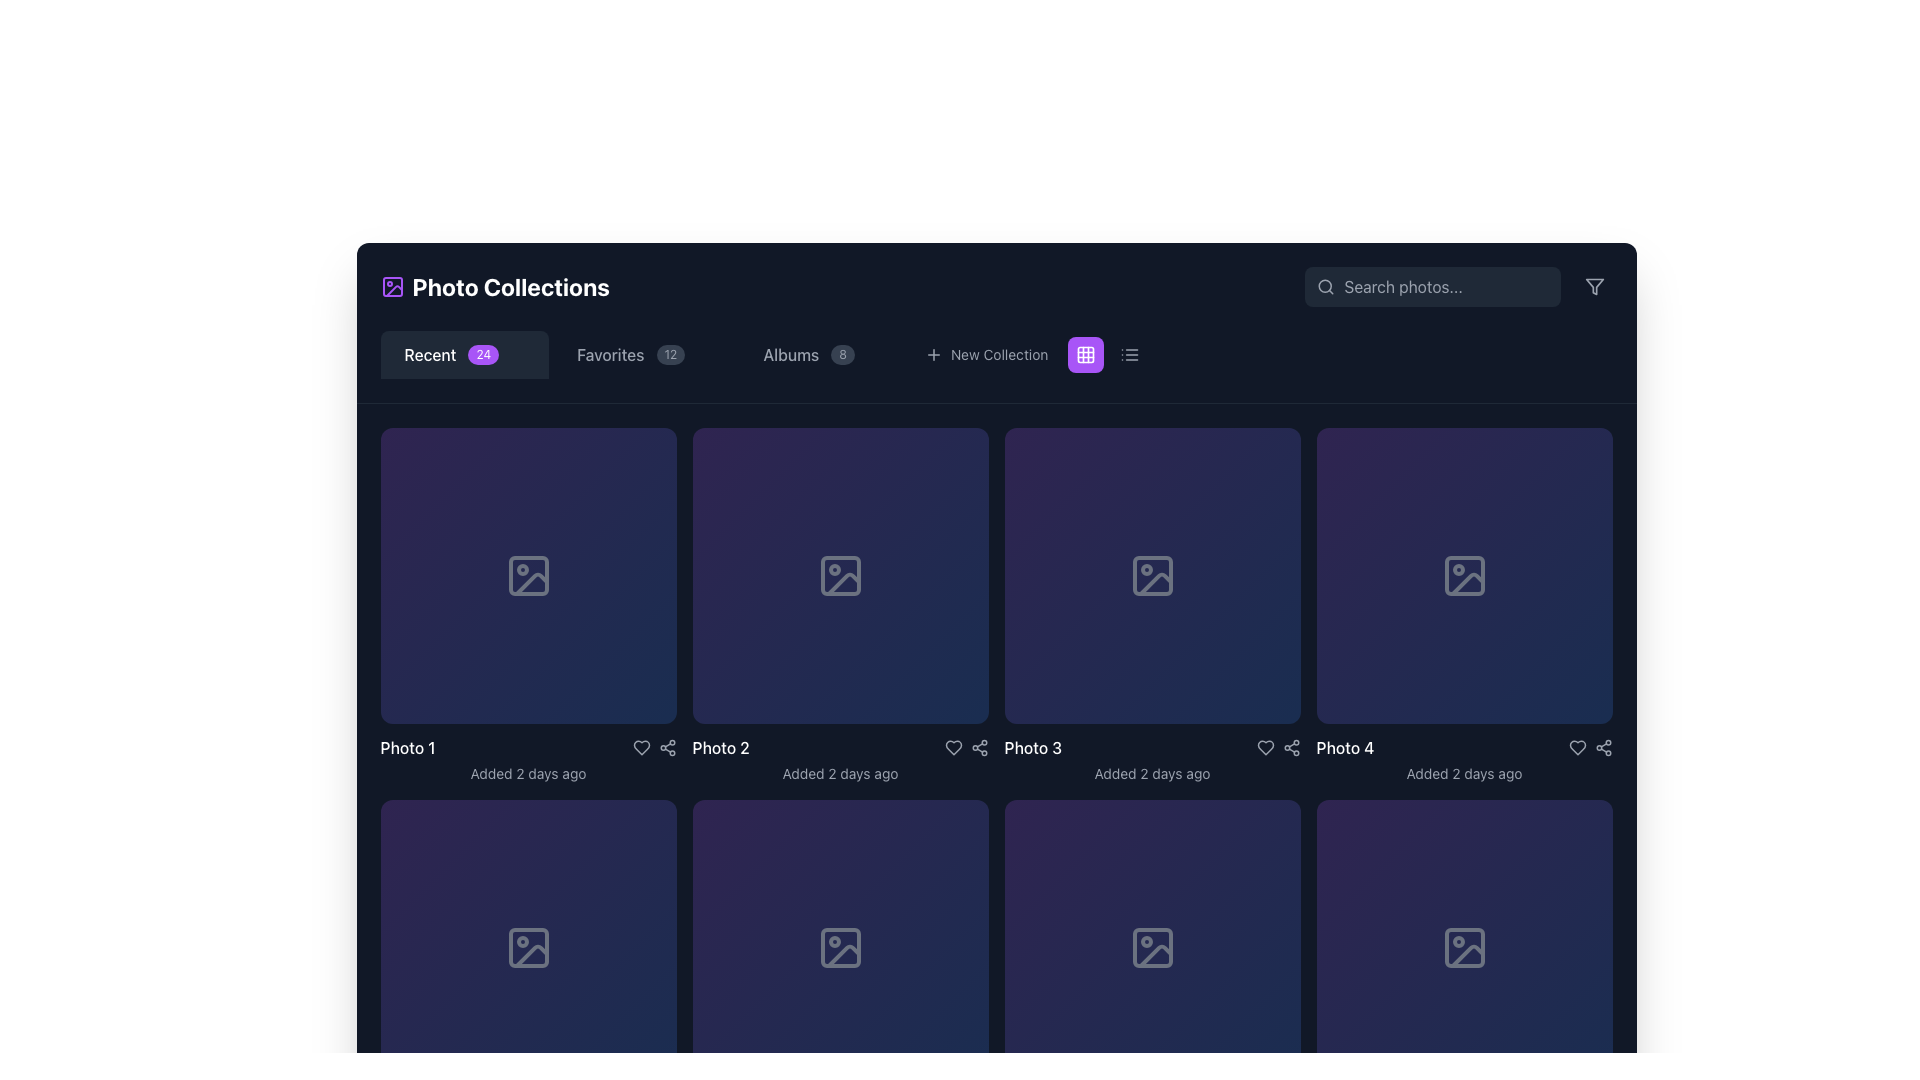 Image resolution: width=1920 pixels, height=1080 pixels. I want to click on the icon button styled as a 3x3 grid within a purple circular button, located in the navigation bar between the 'New Collection' button and the list view toggle icon, so click(1085, 353).